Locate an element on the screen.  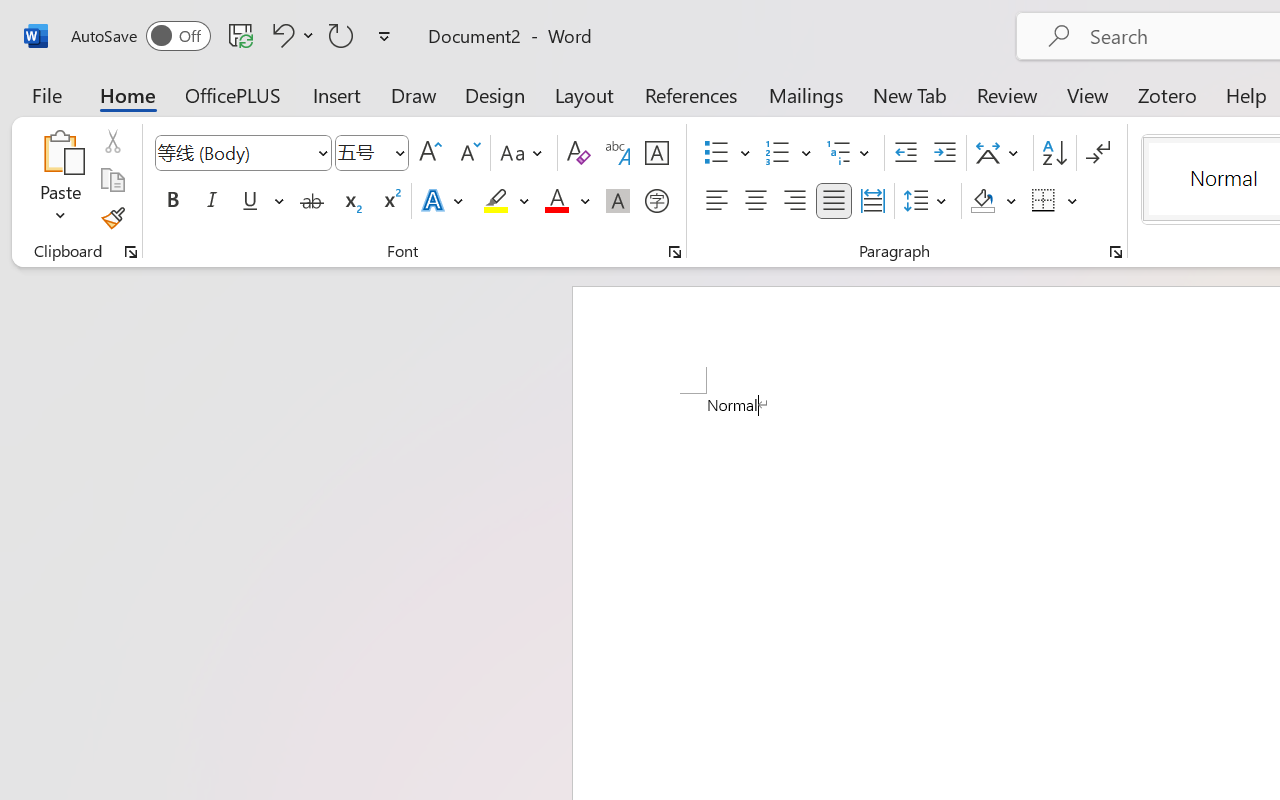
'Font Size' is located at coordinates (372, 153).